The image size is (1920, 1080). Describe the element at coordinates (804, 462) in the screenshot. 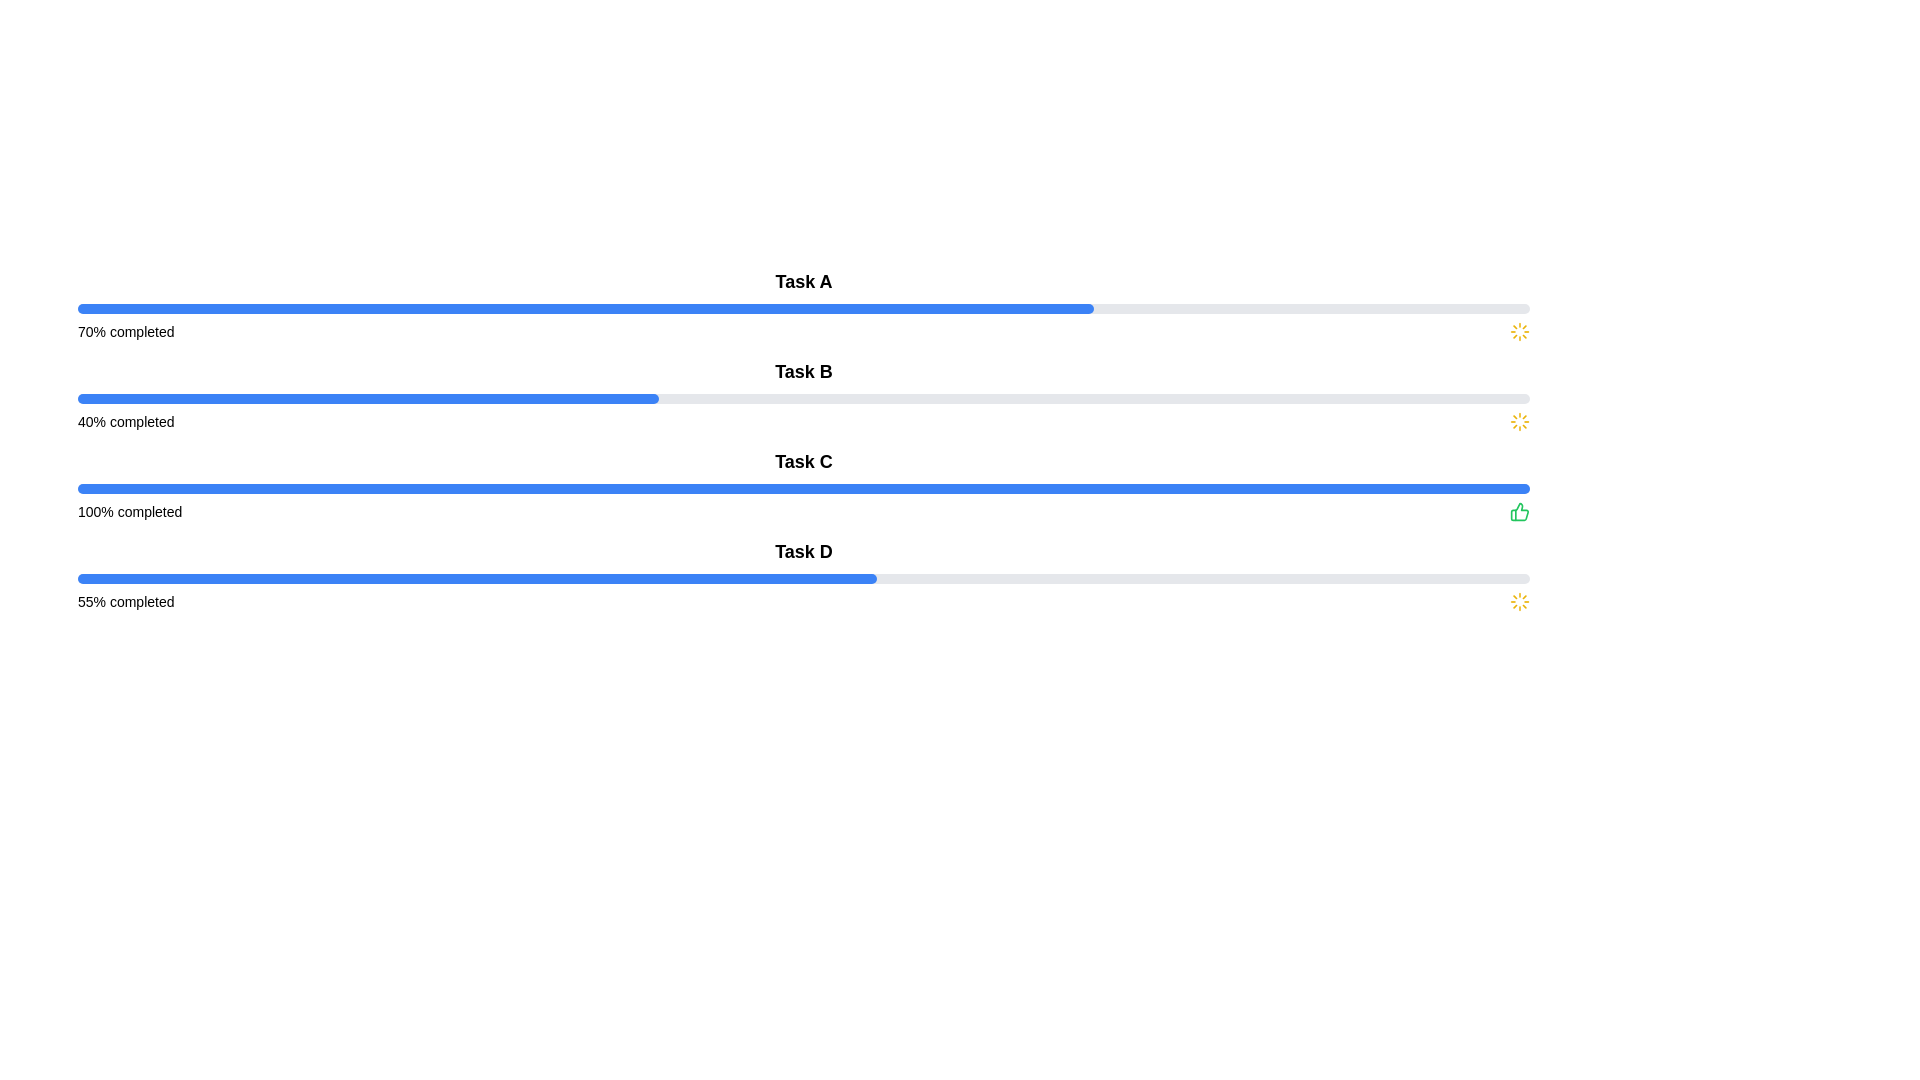

I see `the bold, large-font text label displaying 'Task C', which is positioned above the progress bar and completion information` at that location.